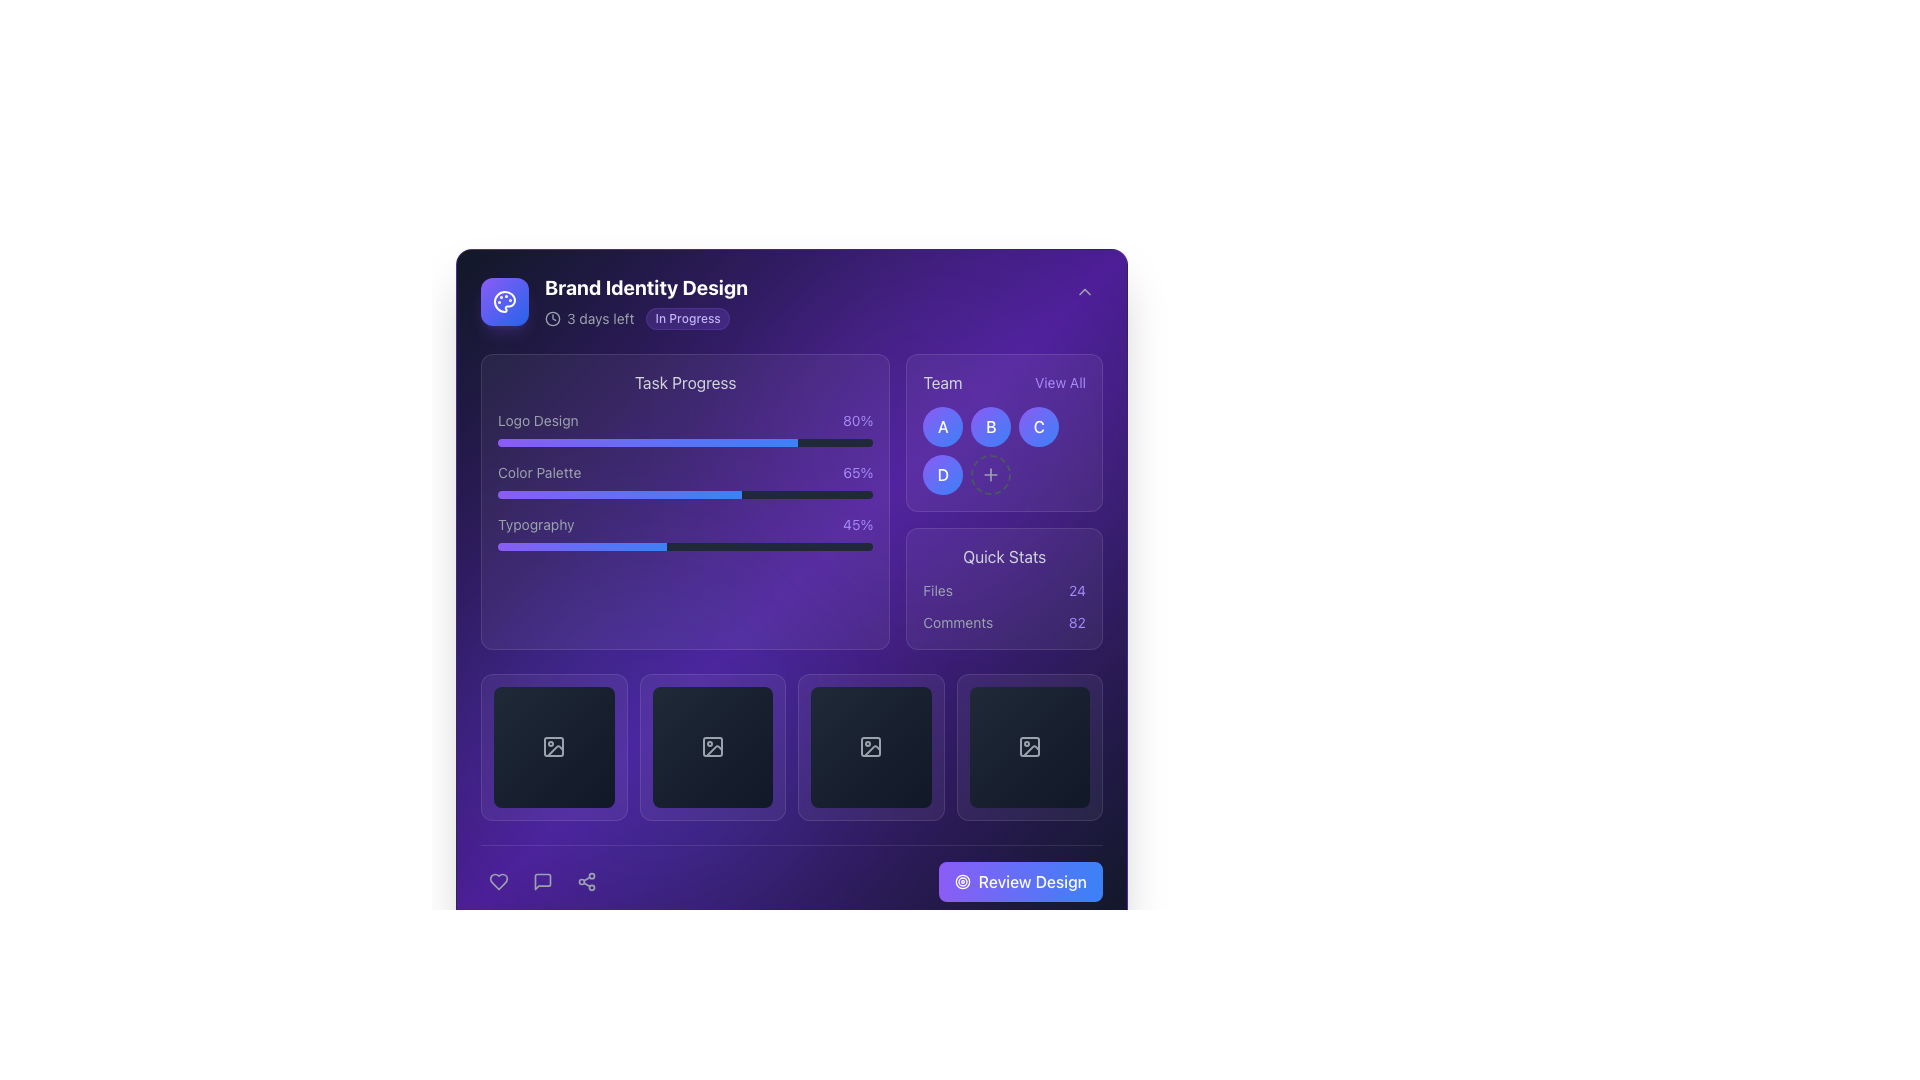 Image resolution: width=1920 pixels, height=1080 pixels. I want to click on the SVG rectangle element located in the top-left square of the grid below the 'Task Progress' section, so click(554, 747).